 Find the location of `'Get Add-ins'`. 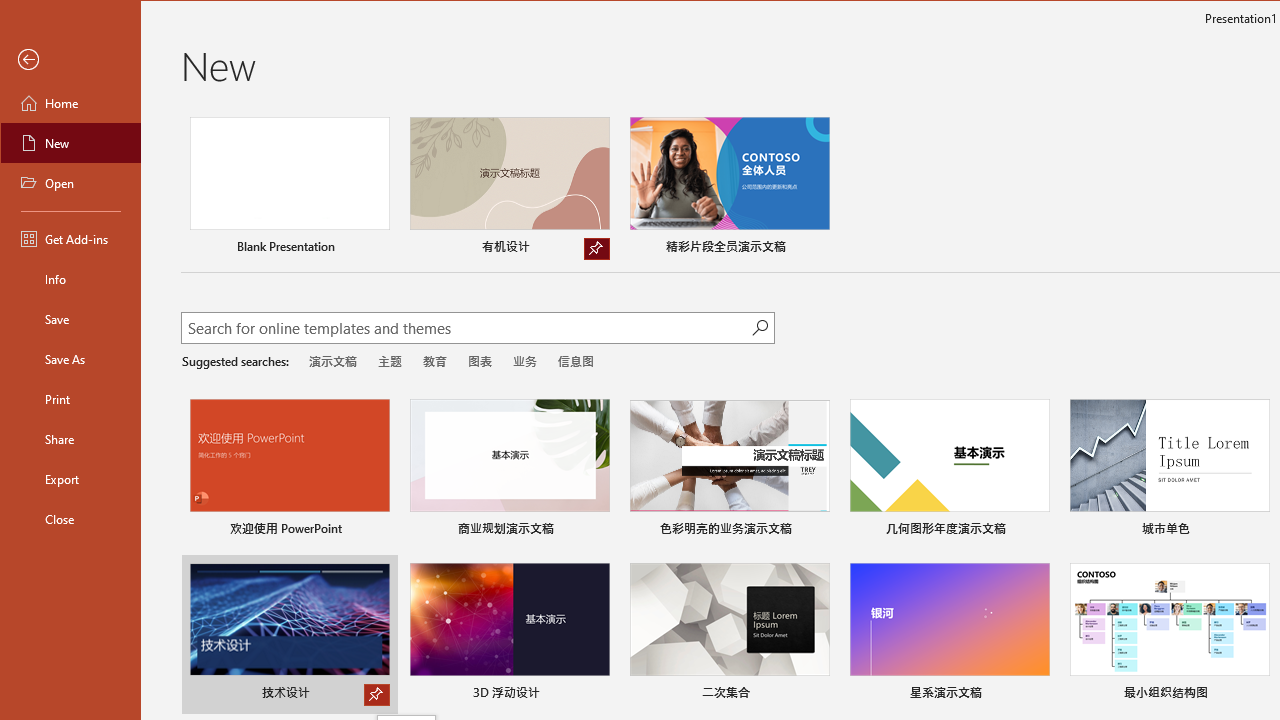

'Get Add-ins' is located at coordinates (71, 238).